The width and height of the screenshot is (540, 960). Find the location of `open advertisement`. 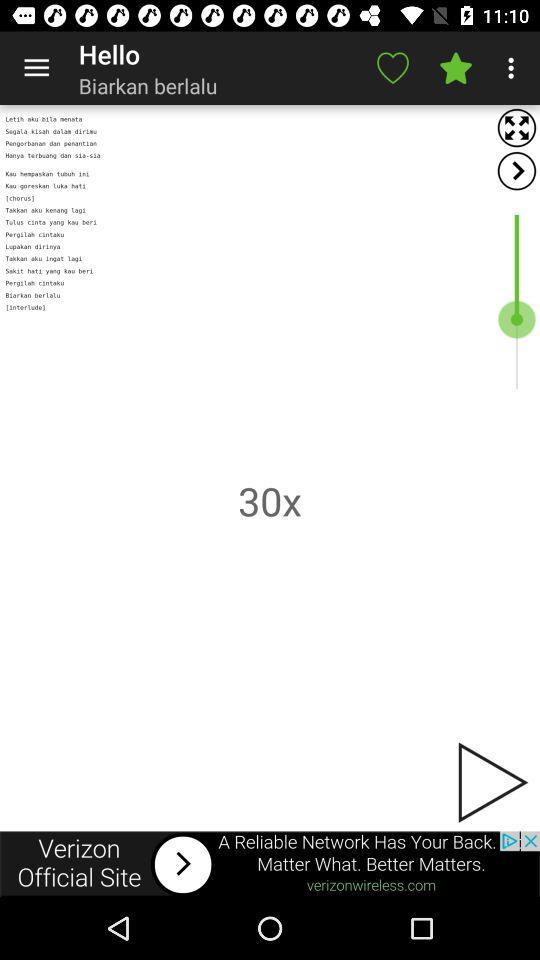

open advertisement is located at coordinates (270, 863).